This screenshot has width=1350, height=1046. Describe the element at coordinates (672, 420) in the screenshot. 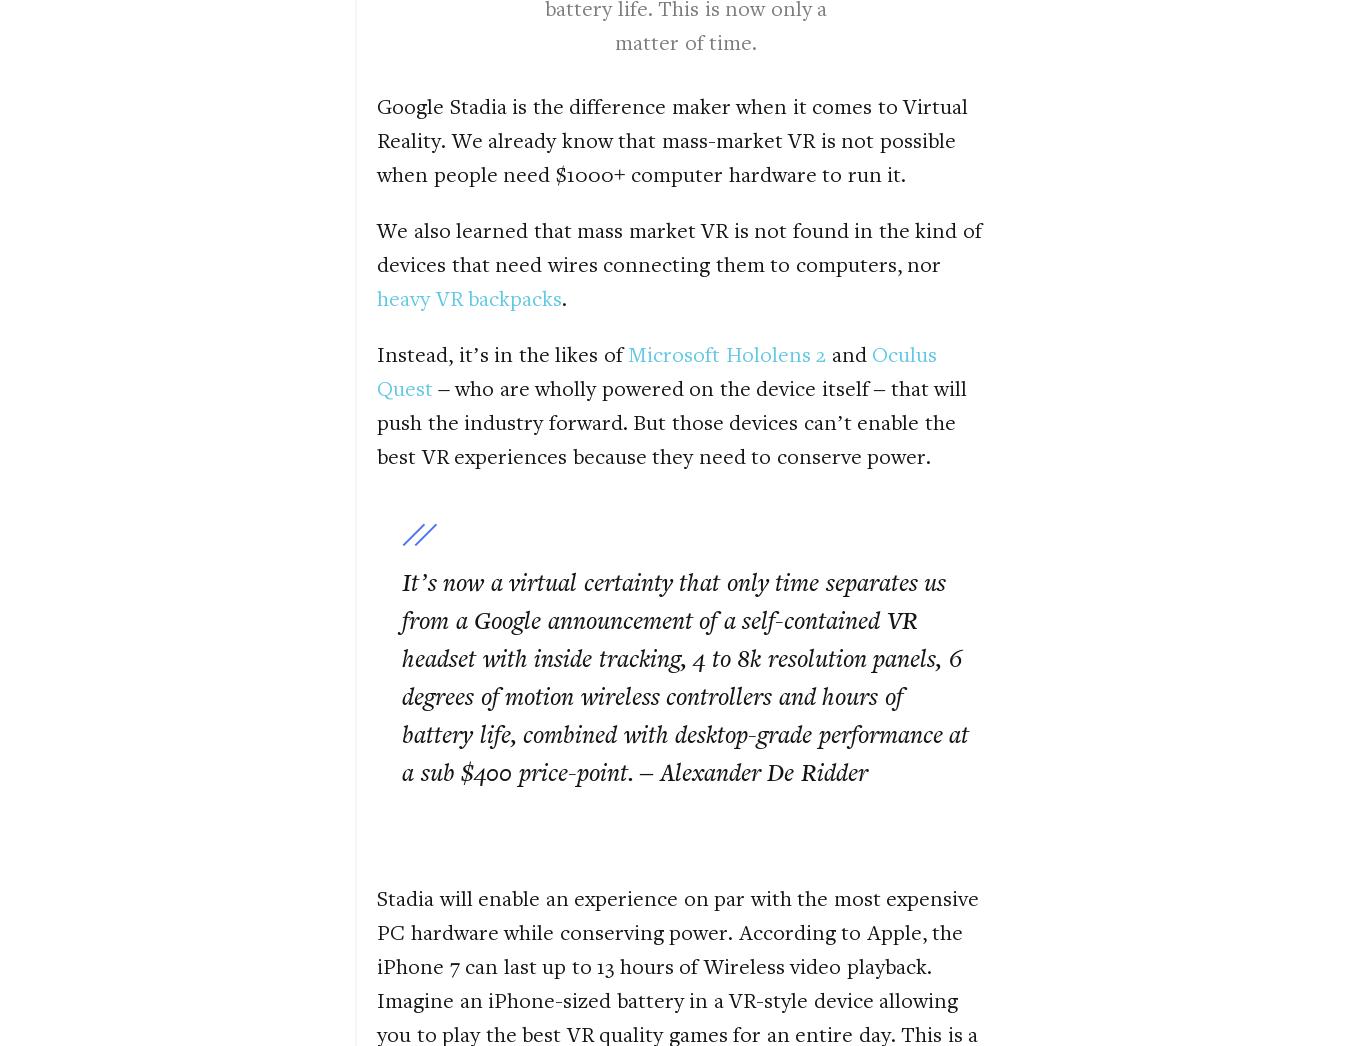

I see `'– who are wholly powered on the device itself – that will push the industry forward. But those devices can’t enable the best VR experiences because they need to conserve power.'` at that location.